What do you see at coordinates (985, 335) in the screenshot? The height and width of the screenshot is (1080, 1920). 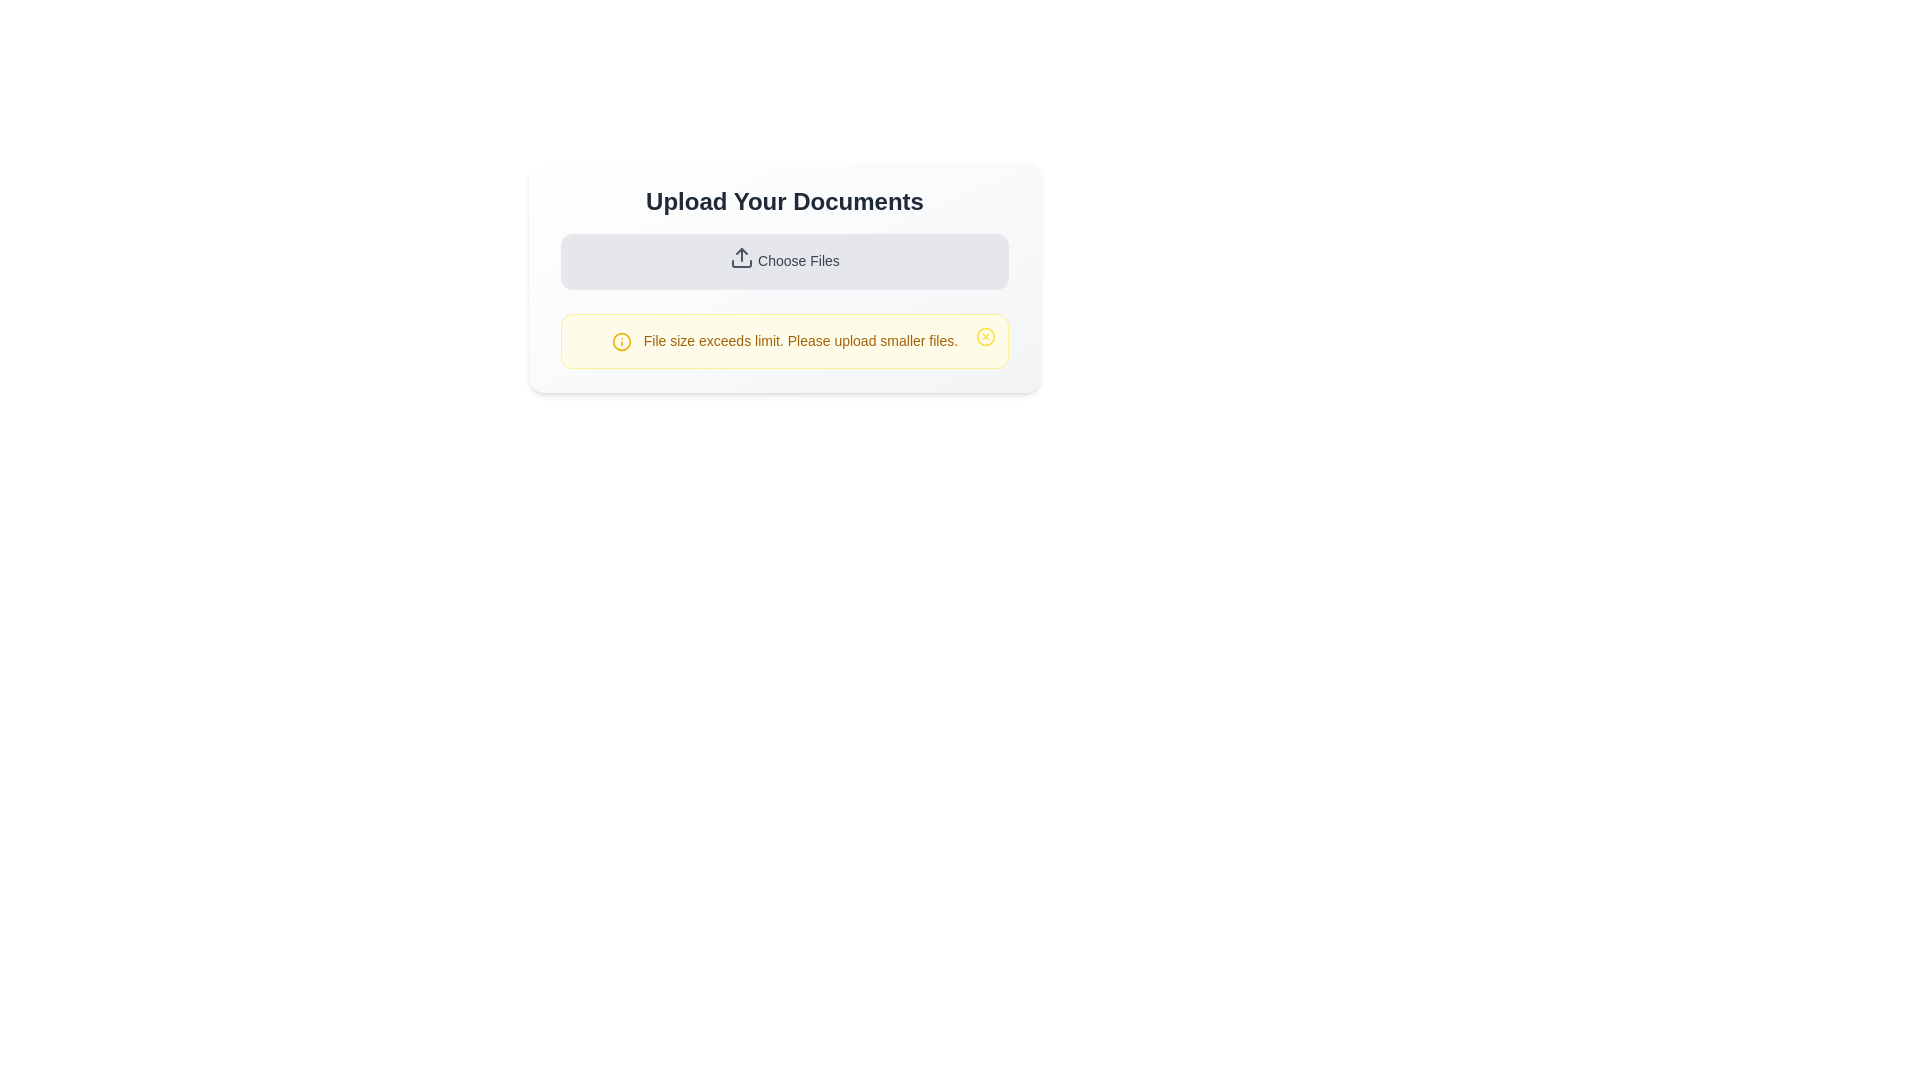 I see `the circular 'X' icon with a yellow outline in the upper-right corner of the yellow notification box` at bounding box center [985, 335].